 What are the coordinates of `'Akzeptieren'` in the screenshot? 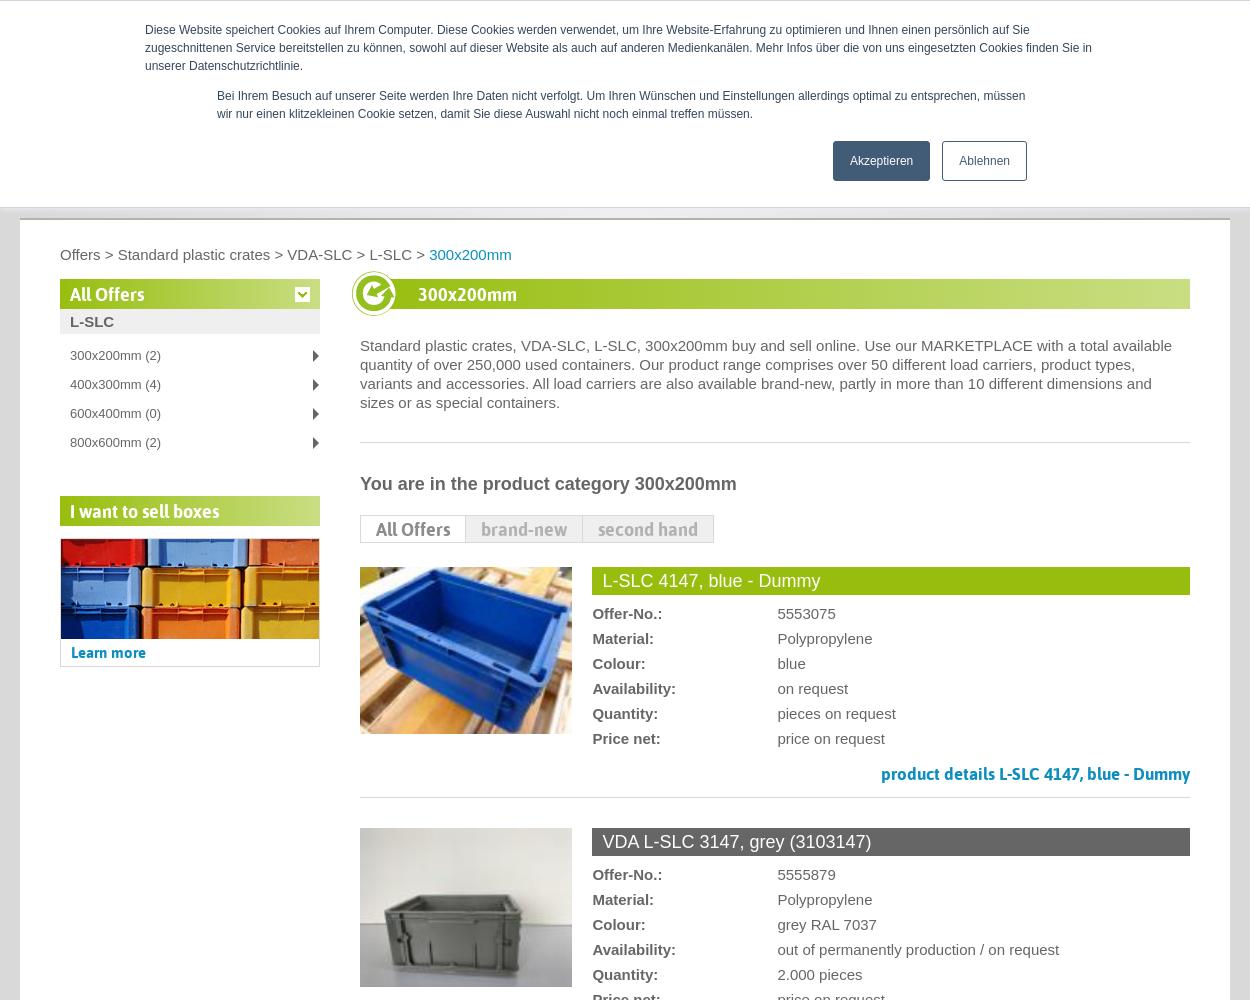 It's located at (848, 161).